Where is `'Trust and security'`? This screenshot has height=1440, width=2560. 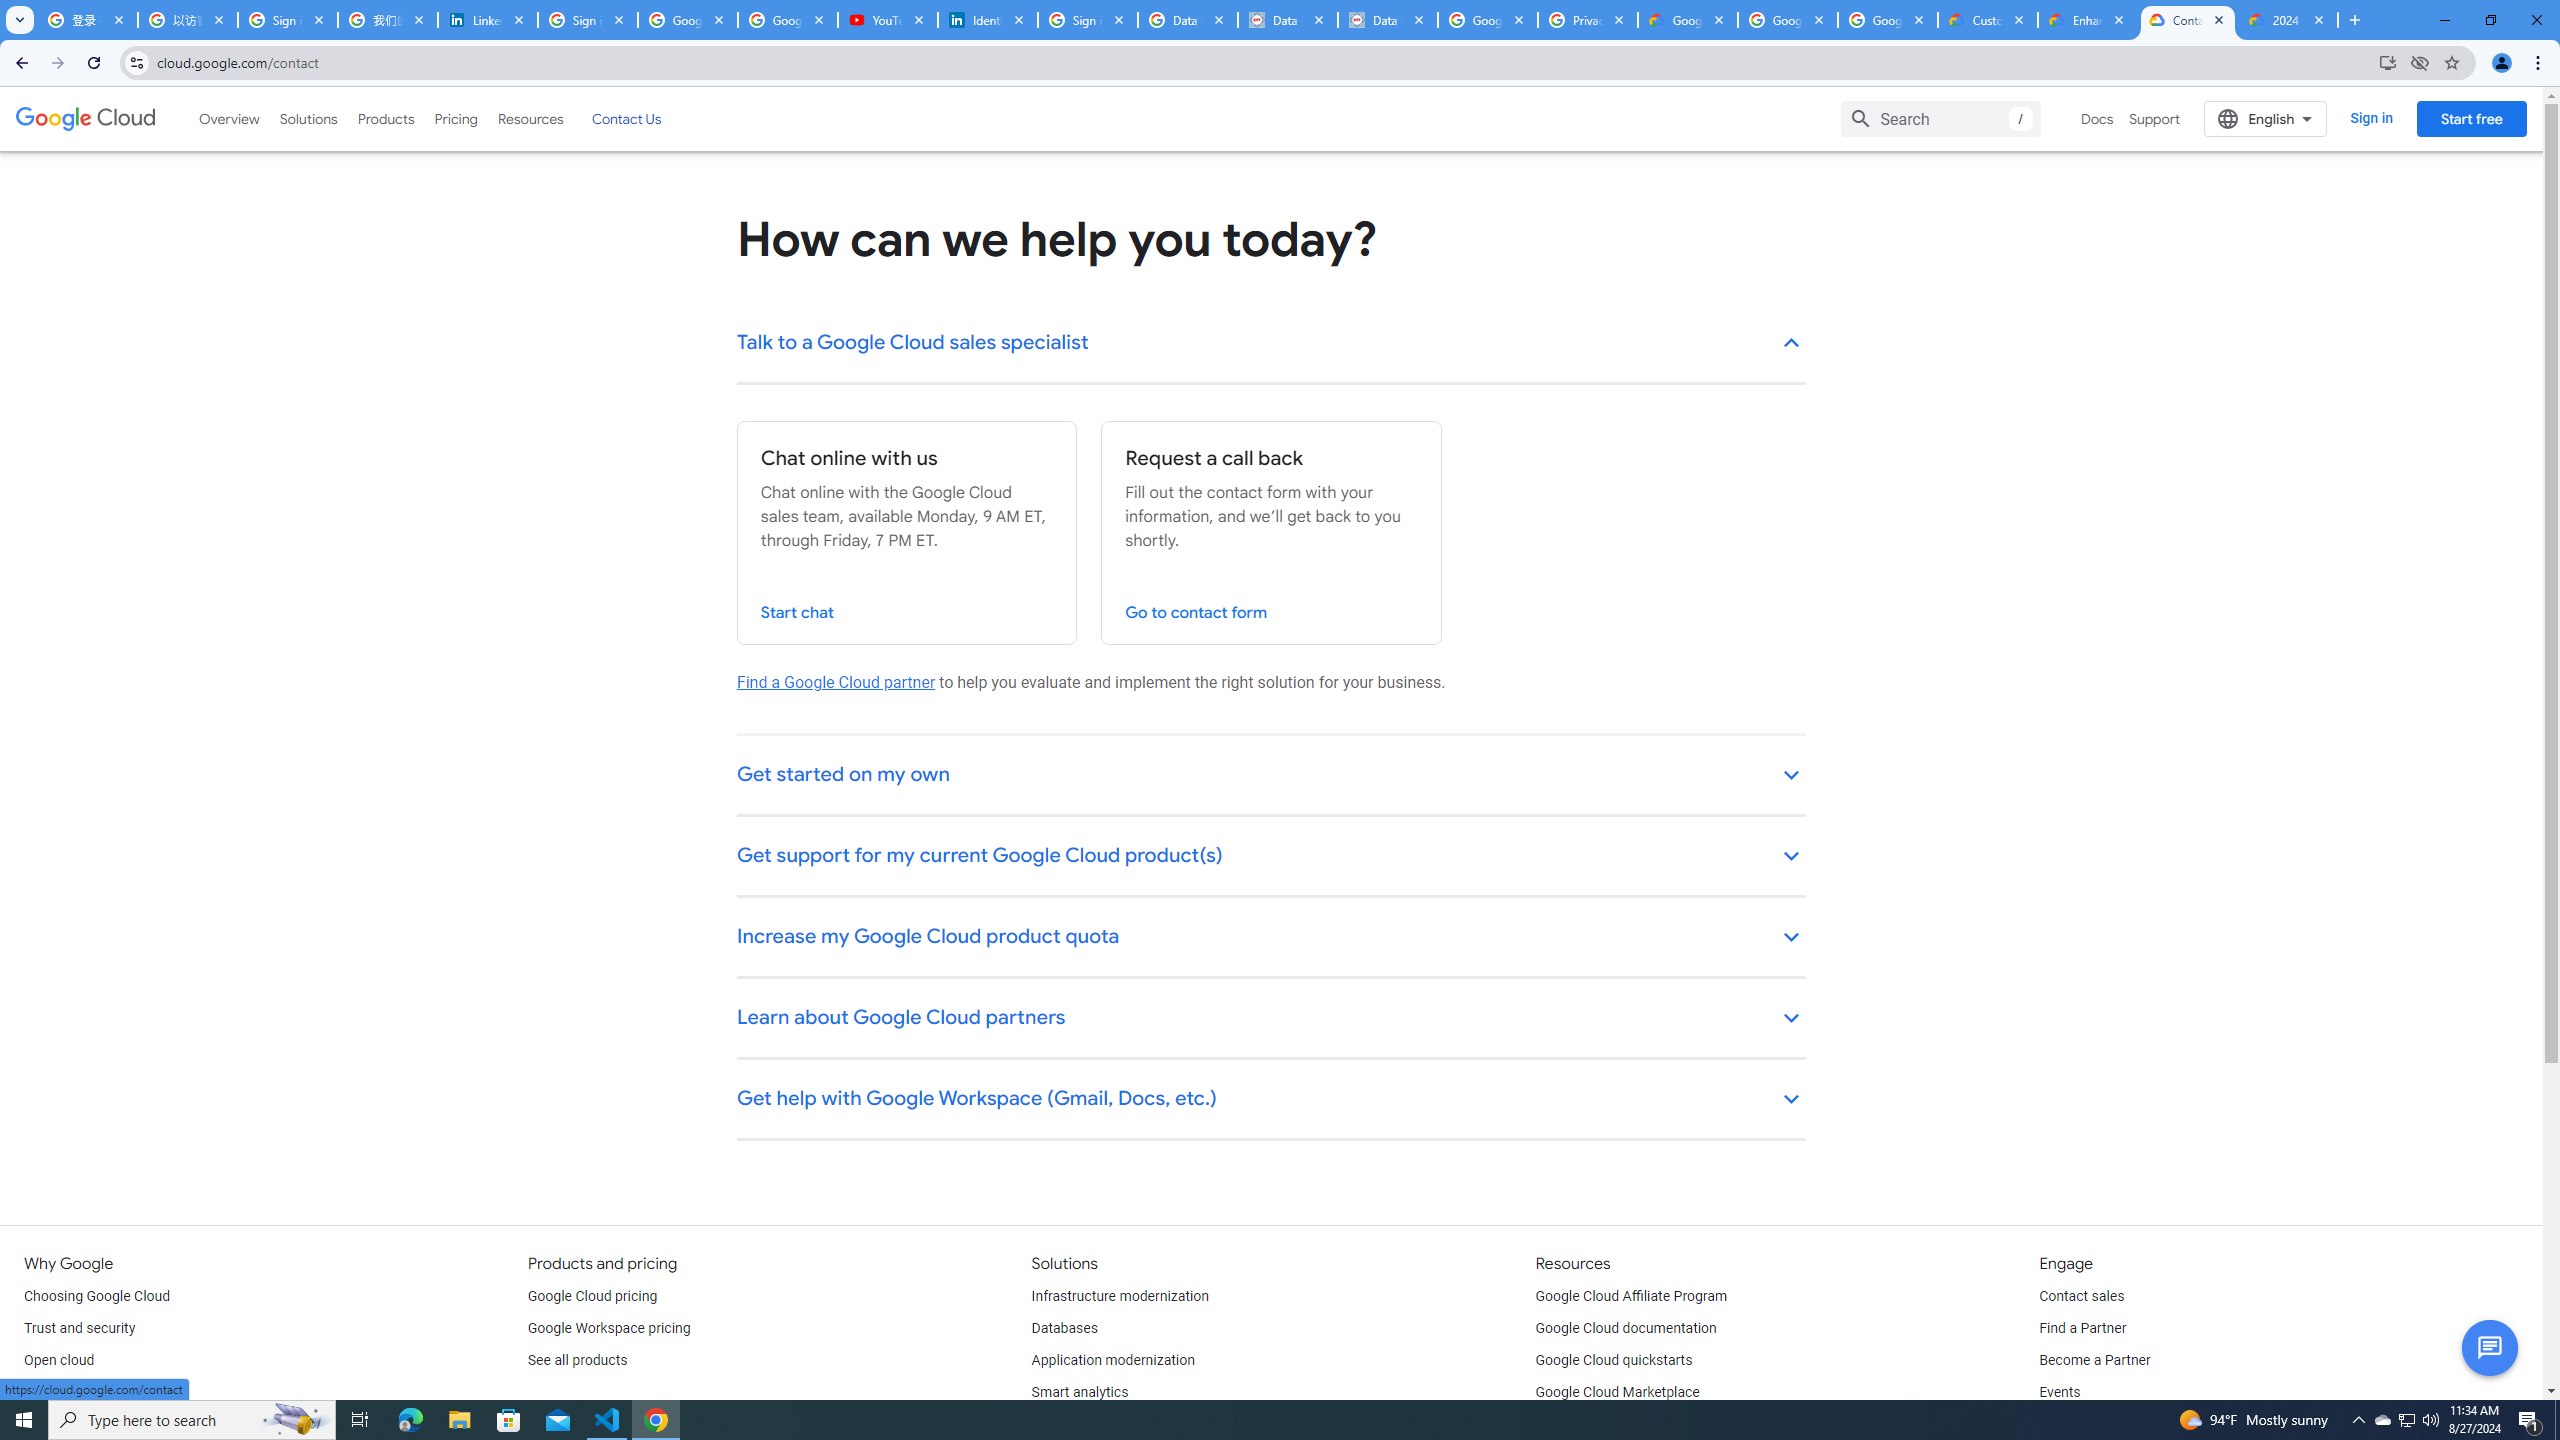 'Trust and security' is located at coordinates (78, 1328).